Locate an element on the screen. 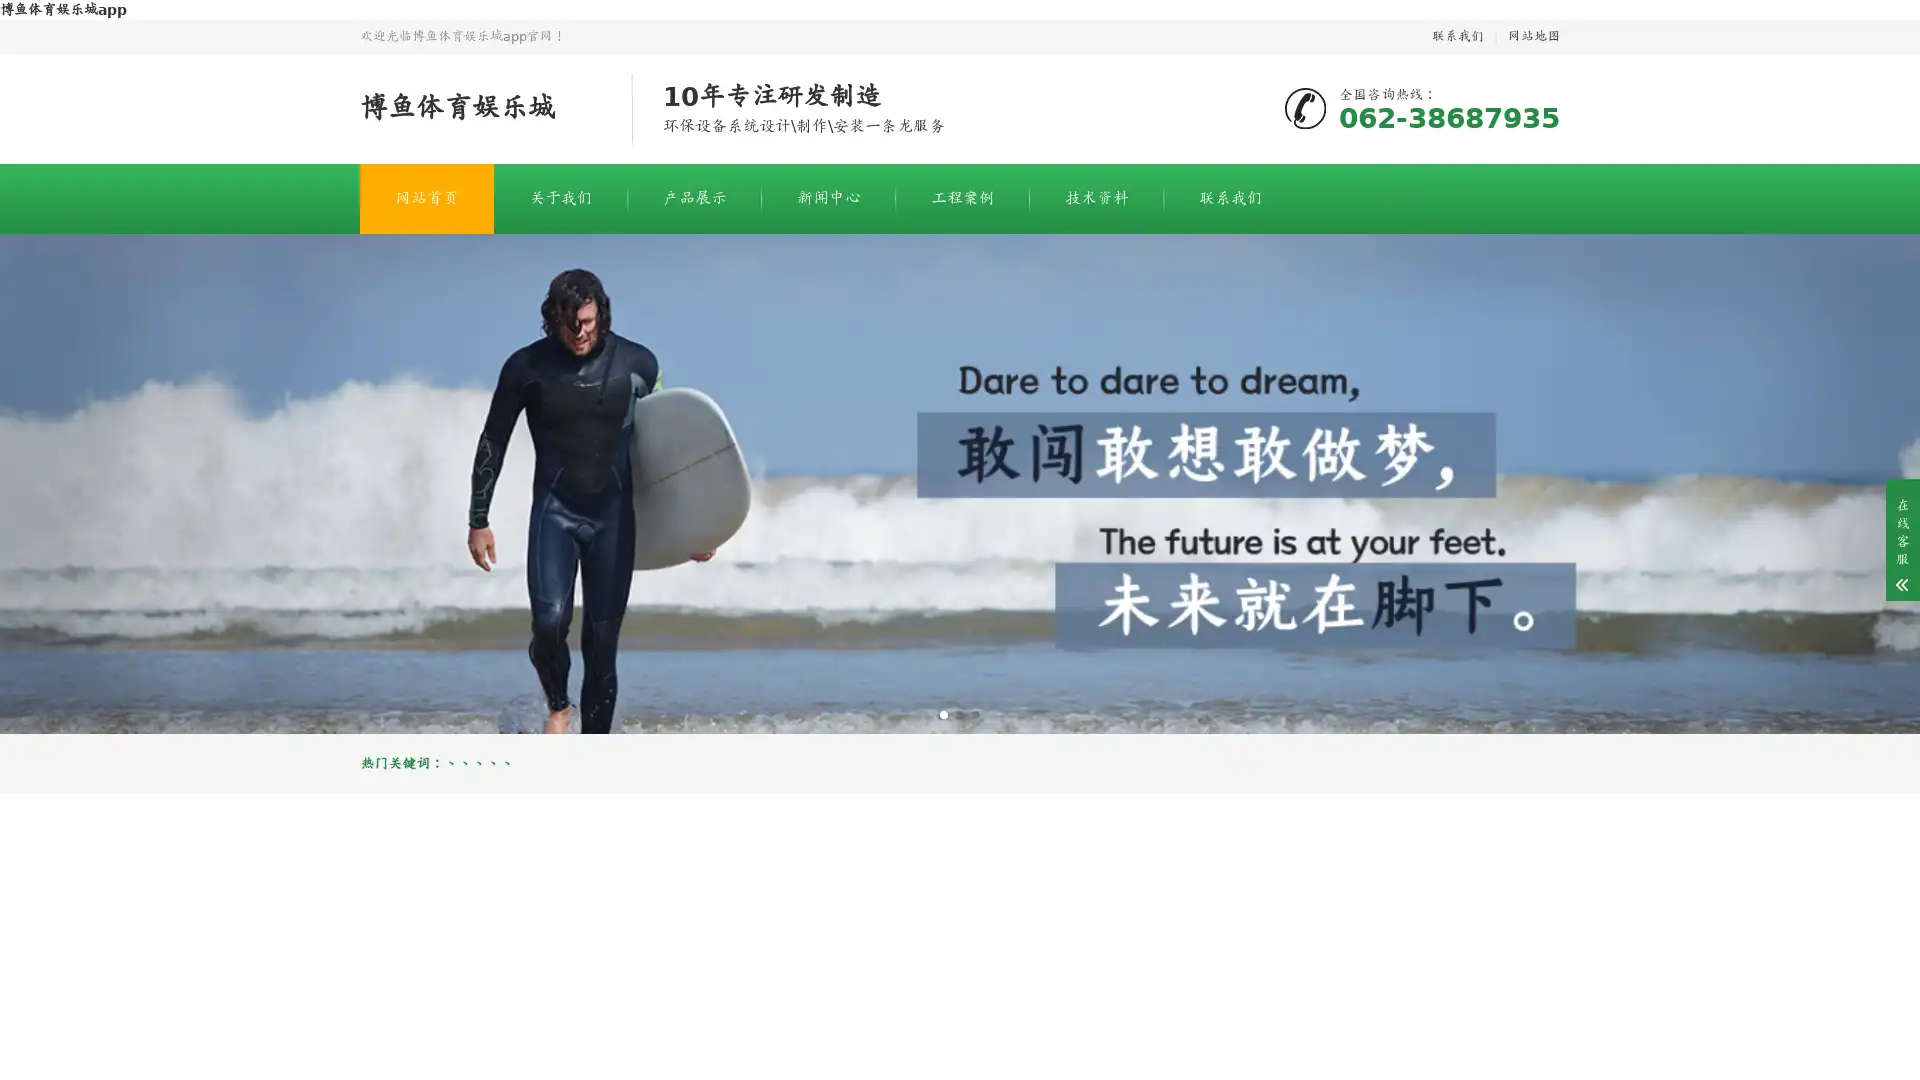 The image size is (1920, 1080). Go to slide 2 is located at coordinates (960, 713).